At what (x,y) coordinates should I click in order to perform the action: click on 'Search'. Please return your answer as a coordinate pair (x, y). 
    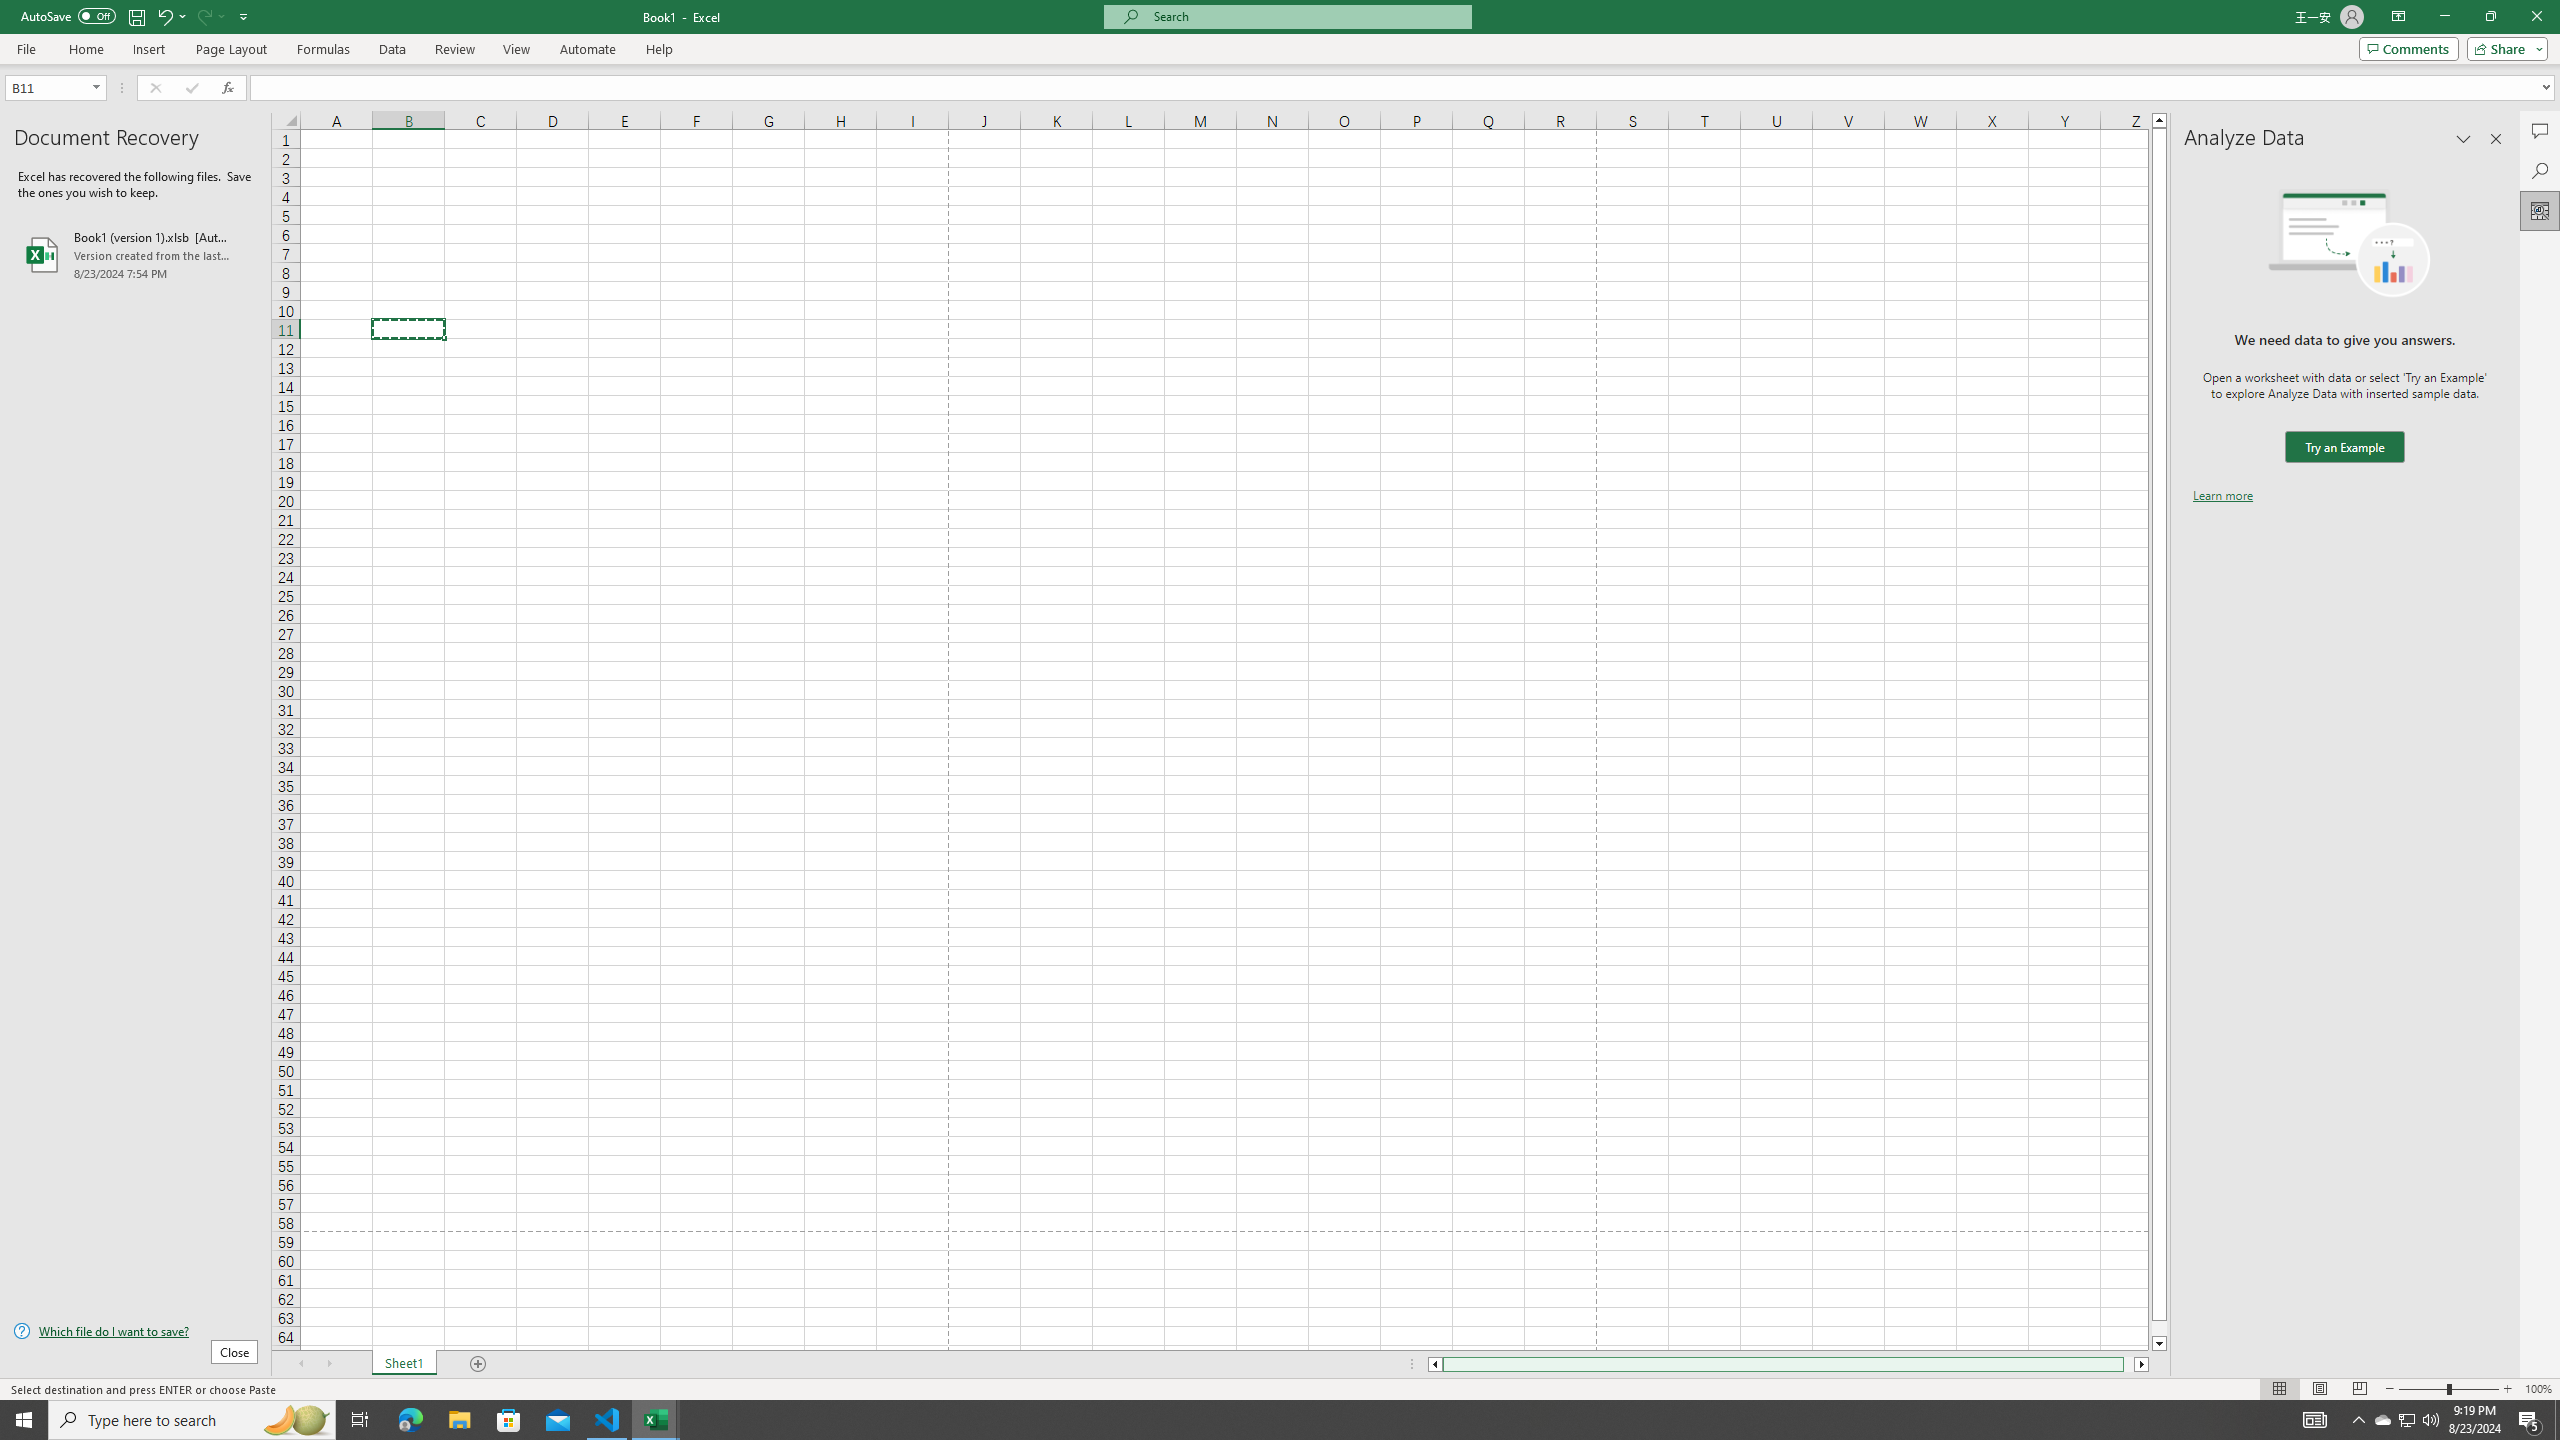
    Looking at the image, I should click on (2539, 171).